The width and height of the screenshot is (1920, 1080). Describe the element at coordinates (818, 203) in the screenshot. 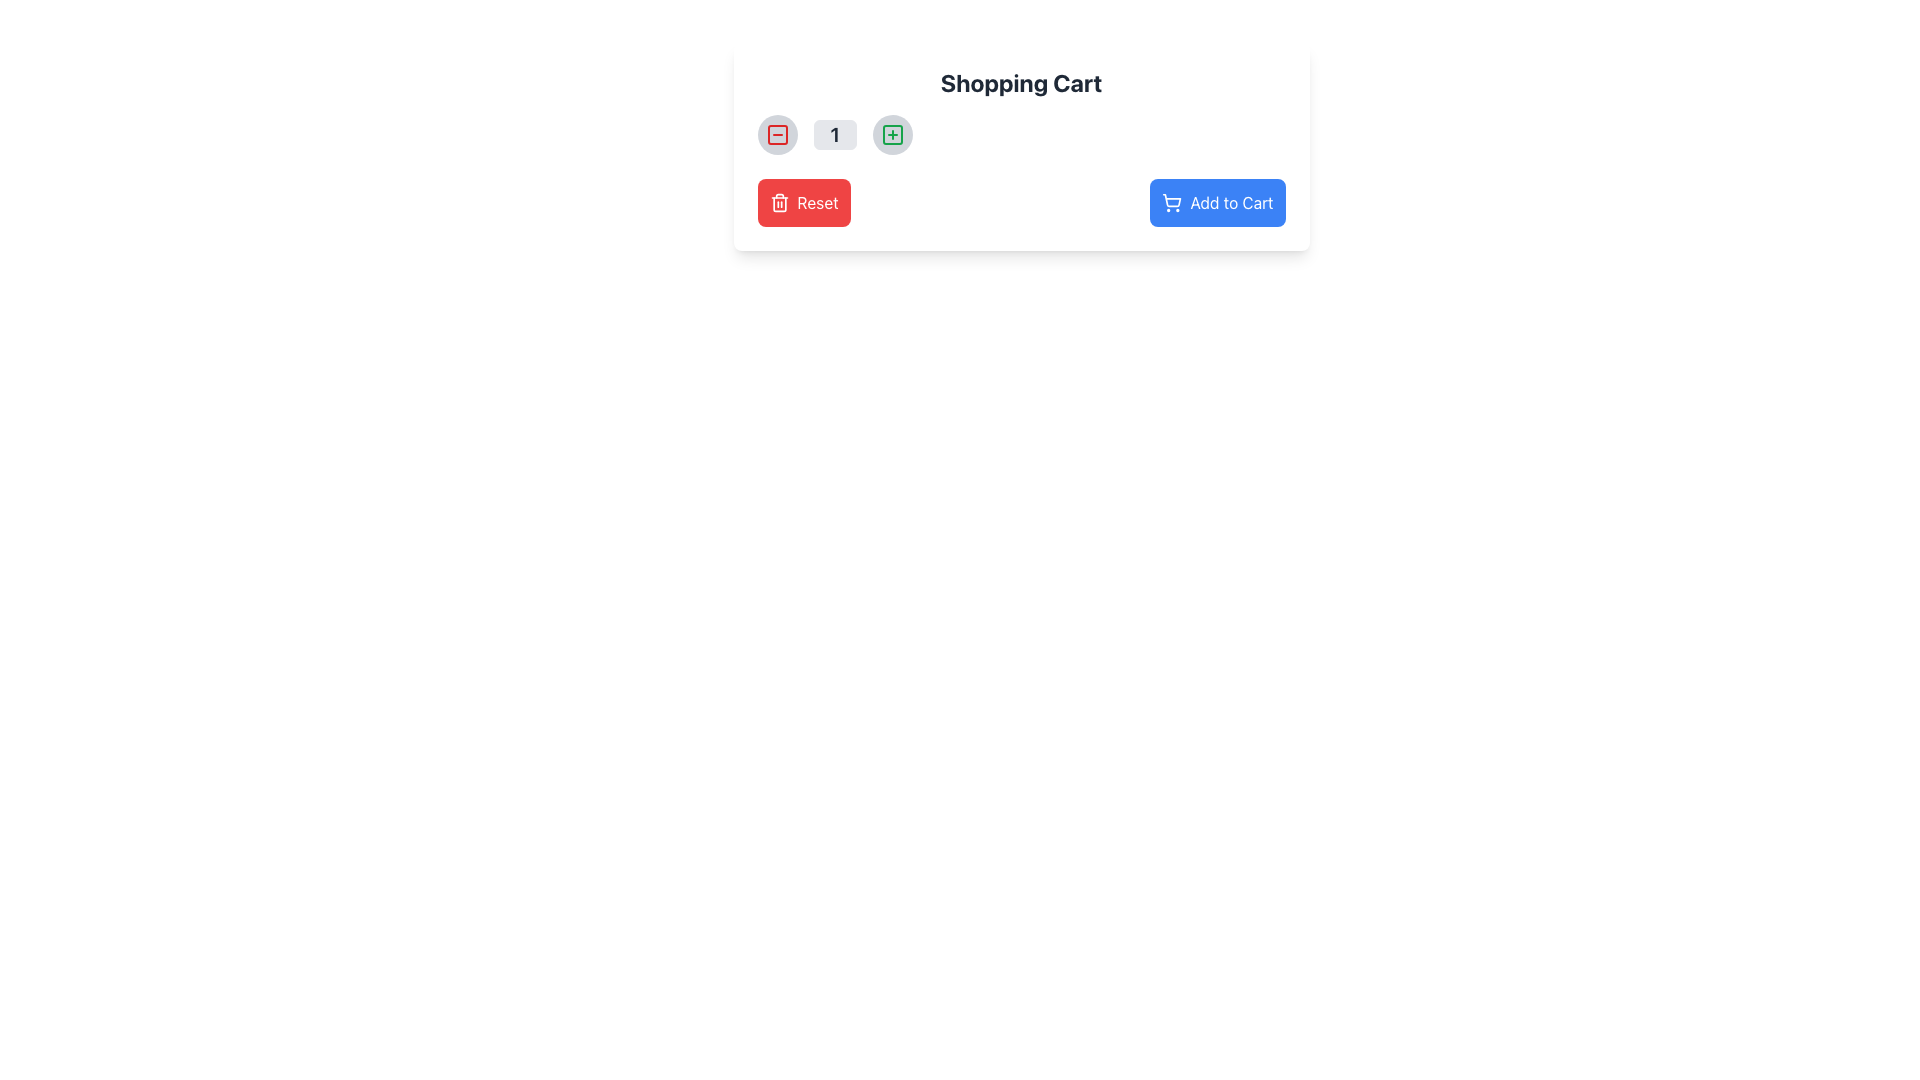

I see `the reset button located below the 'Shopping Cart' title, positioned to the right of the trash bin icon` at that location.